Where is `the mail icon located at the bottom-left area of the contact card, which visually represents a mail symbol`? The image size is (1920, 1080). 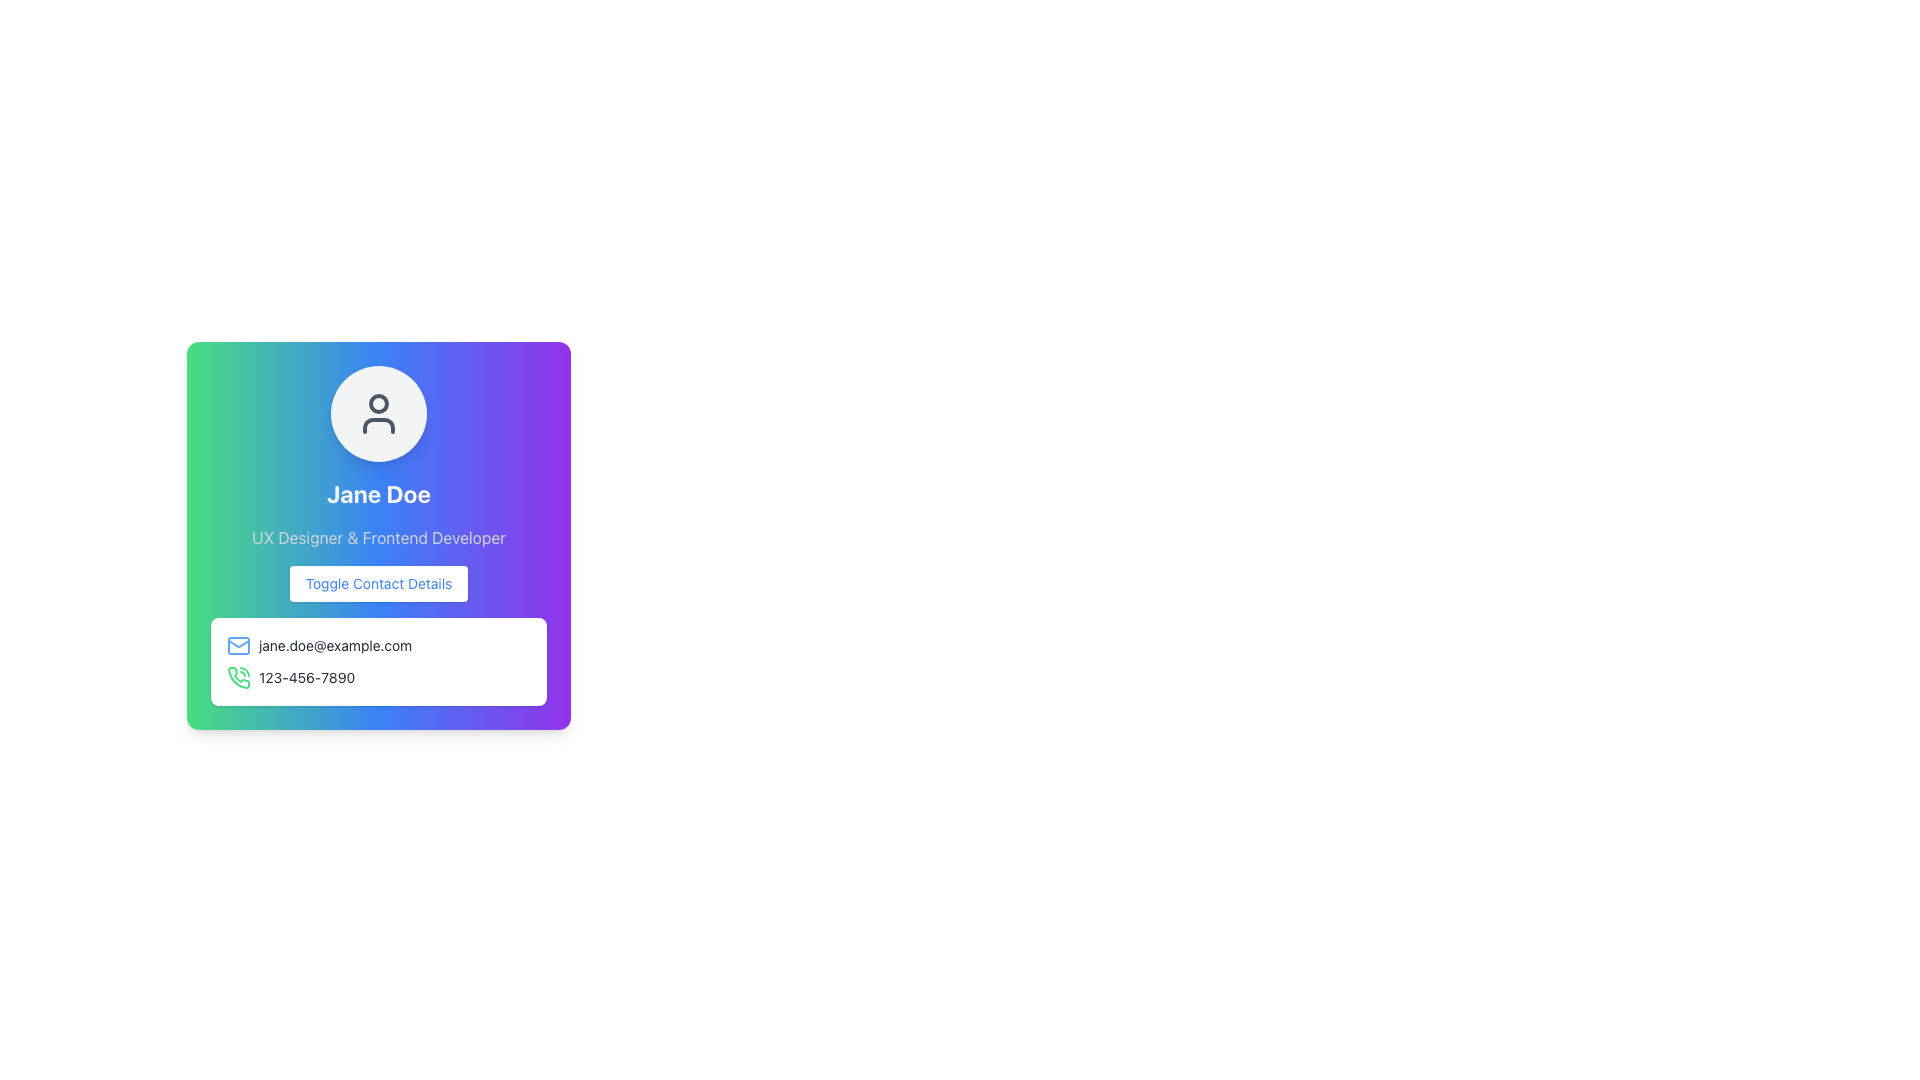
the mail icon located at the bottom-left area of the contact card, which visually represents a mail symbol is located at coordinates (239, 645).